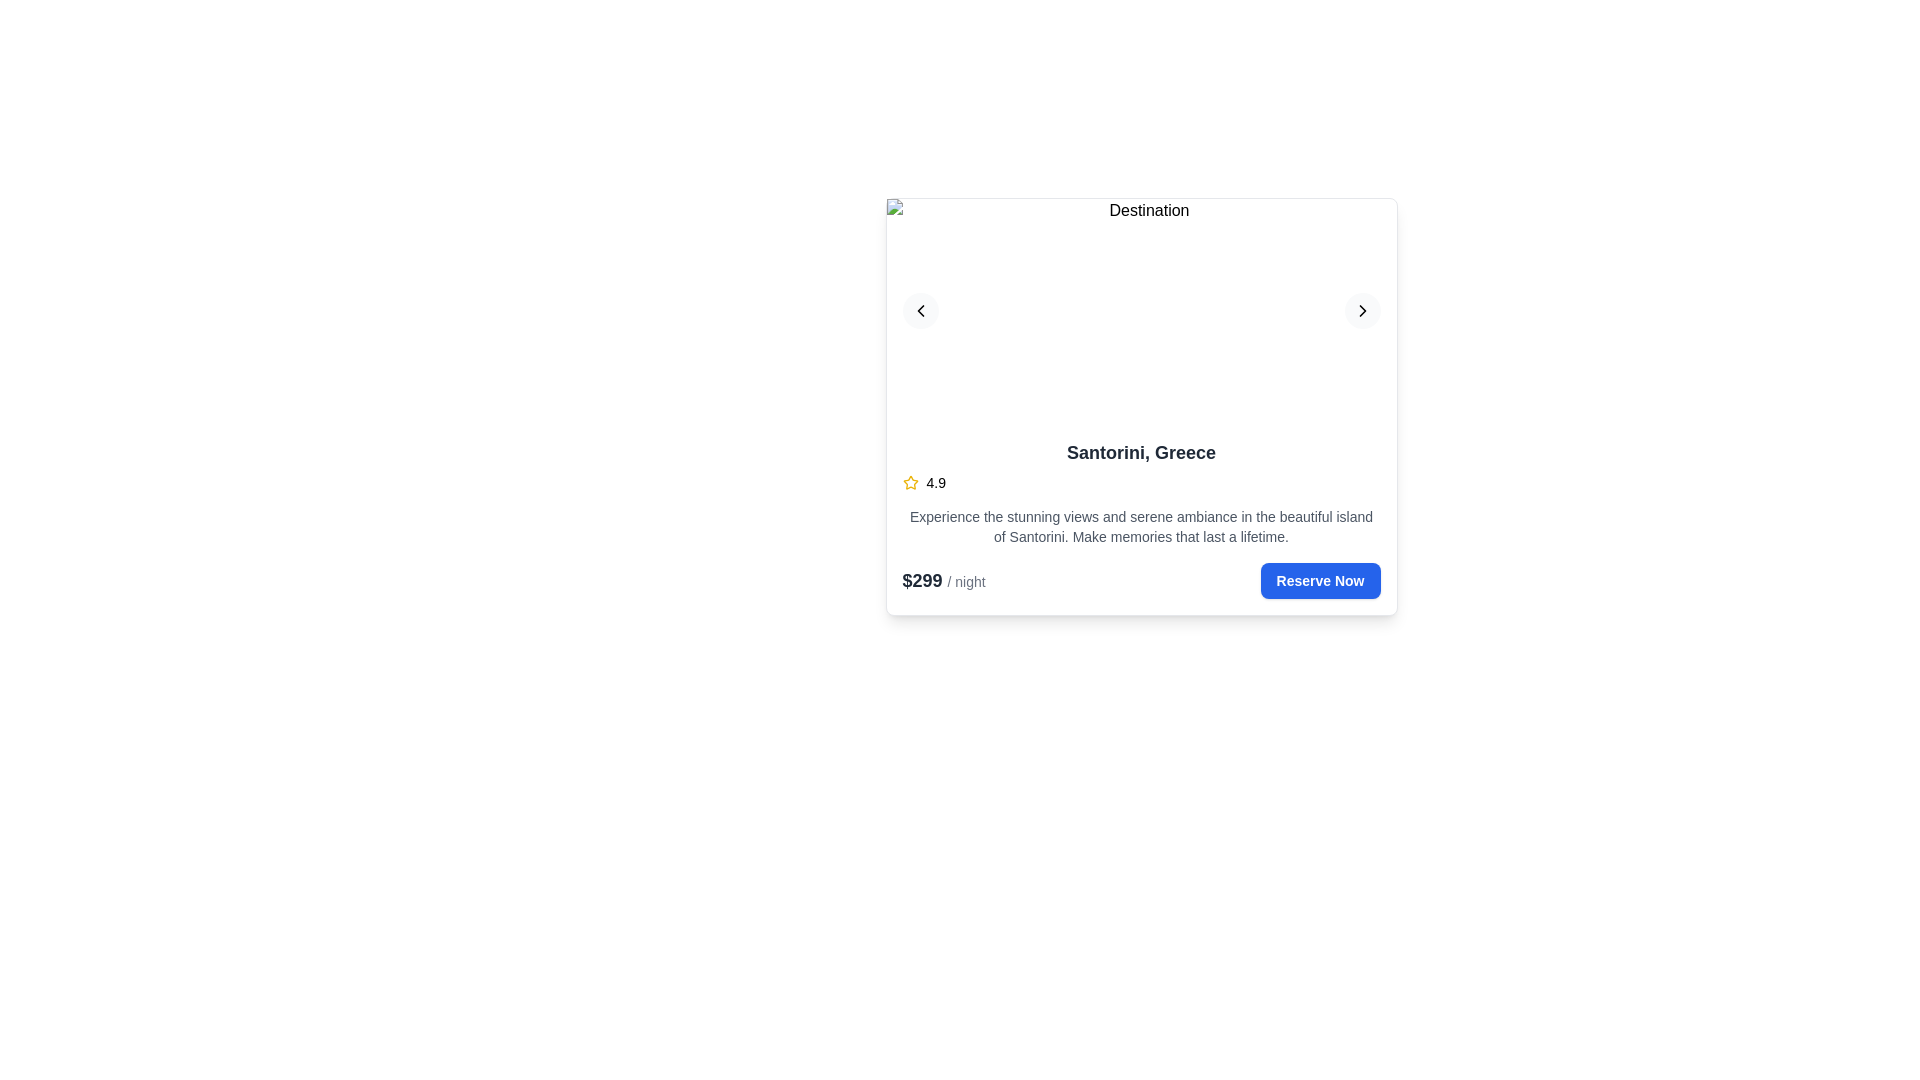 The width and height of the screenshot is (1920, 1080). I want to click on the Text Display showing the price '$299' in bold, large font, so click(924, 581).